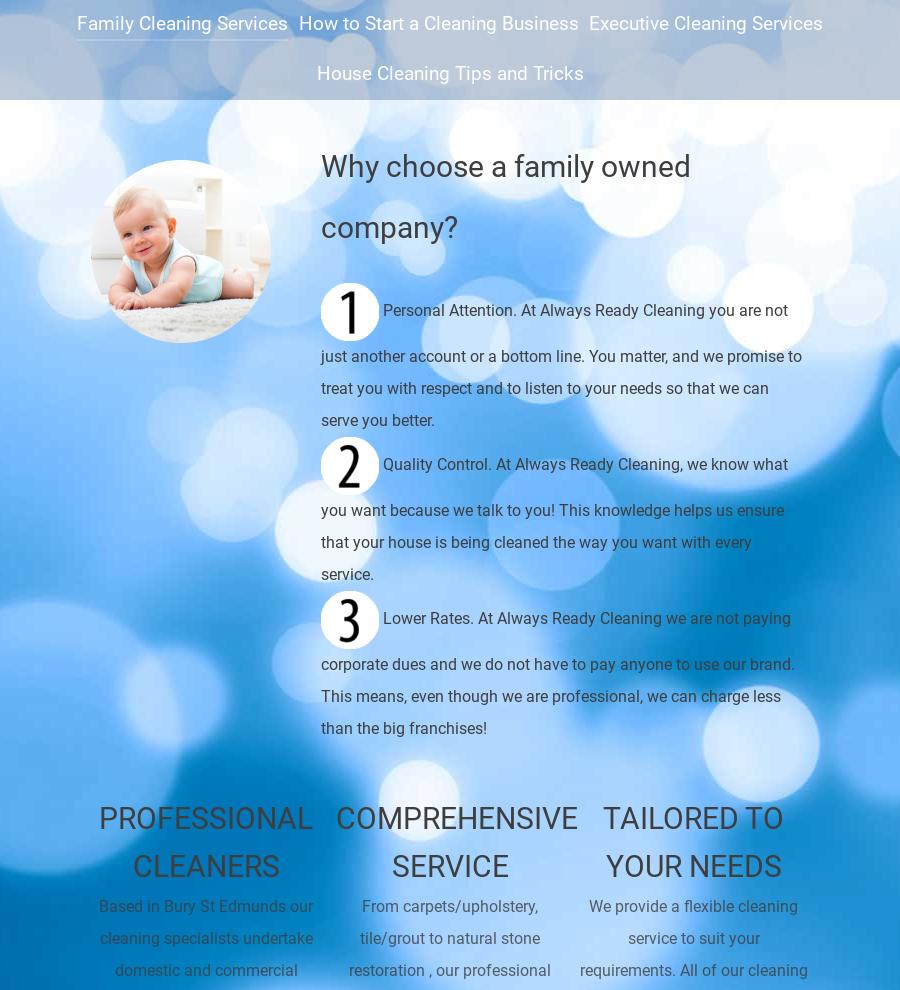 The height and width of the screenshot is (990, 900). Describe the element at coordinates (333, 840) in the screenshot. I see `'Comprehensive service'` at that location.